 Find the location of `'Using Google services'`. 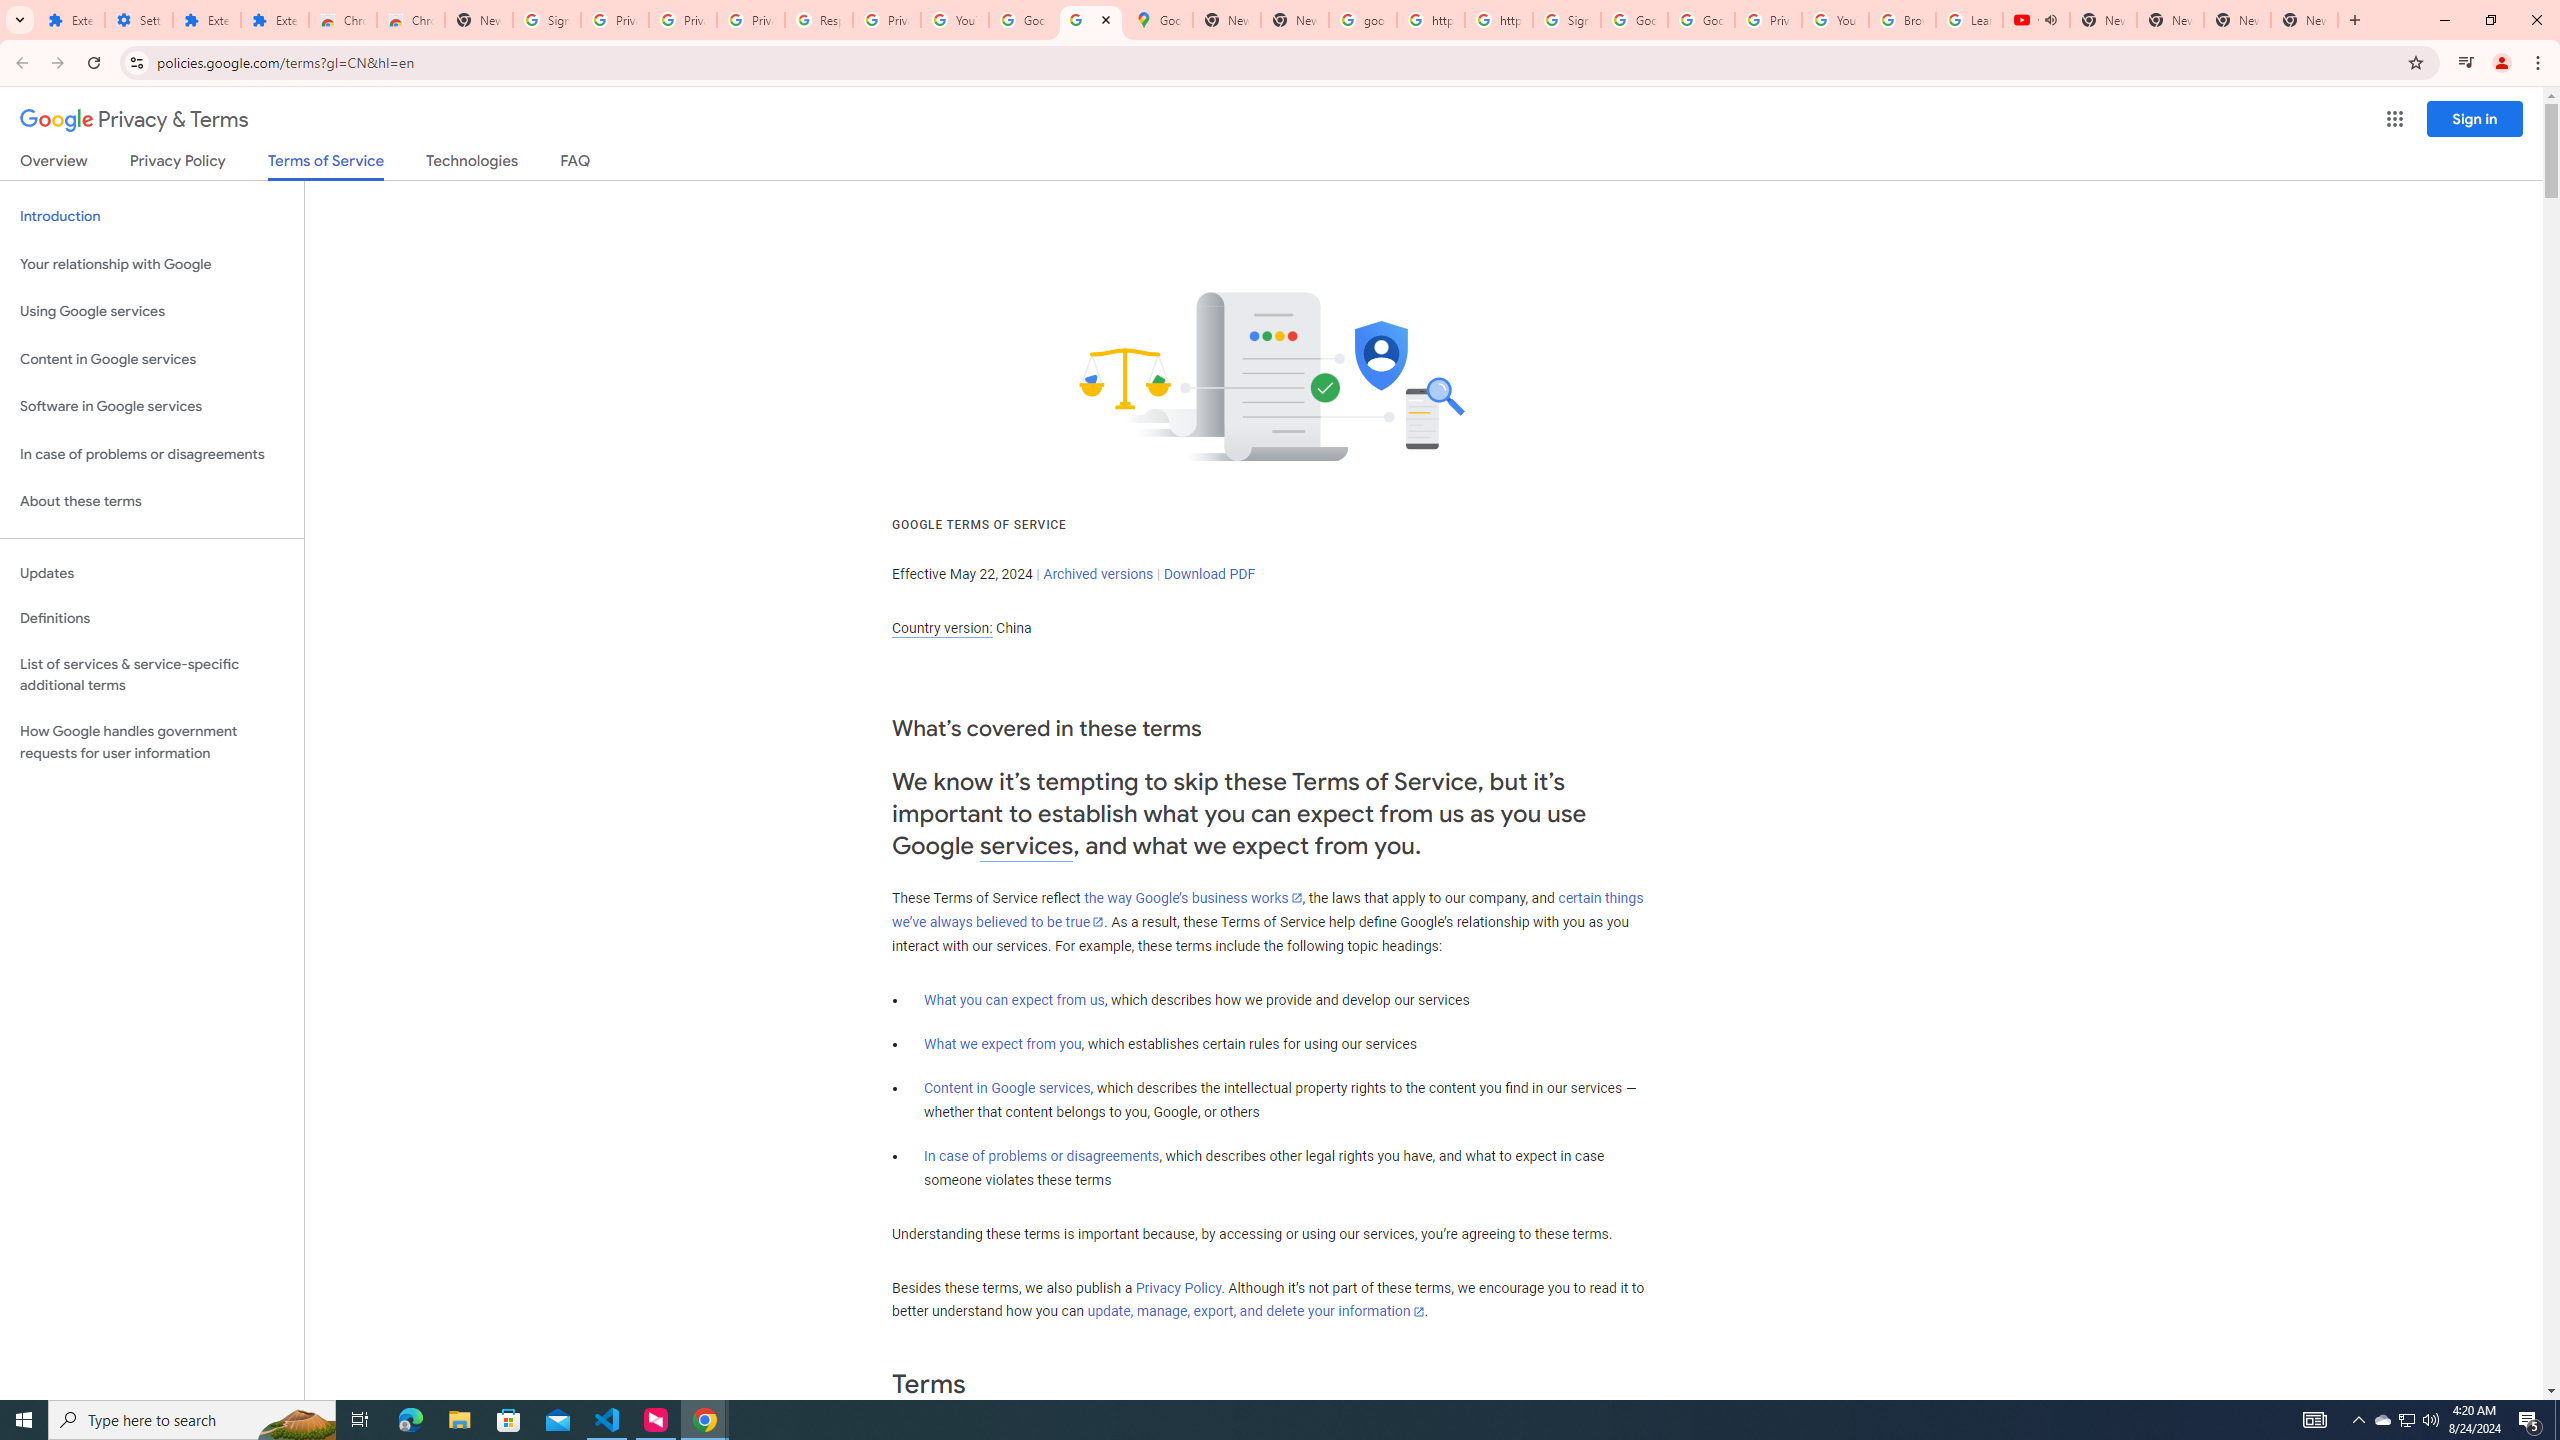

'Using Google services' is located at coordinates (151, 310).